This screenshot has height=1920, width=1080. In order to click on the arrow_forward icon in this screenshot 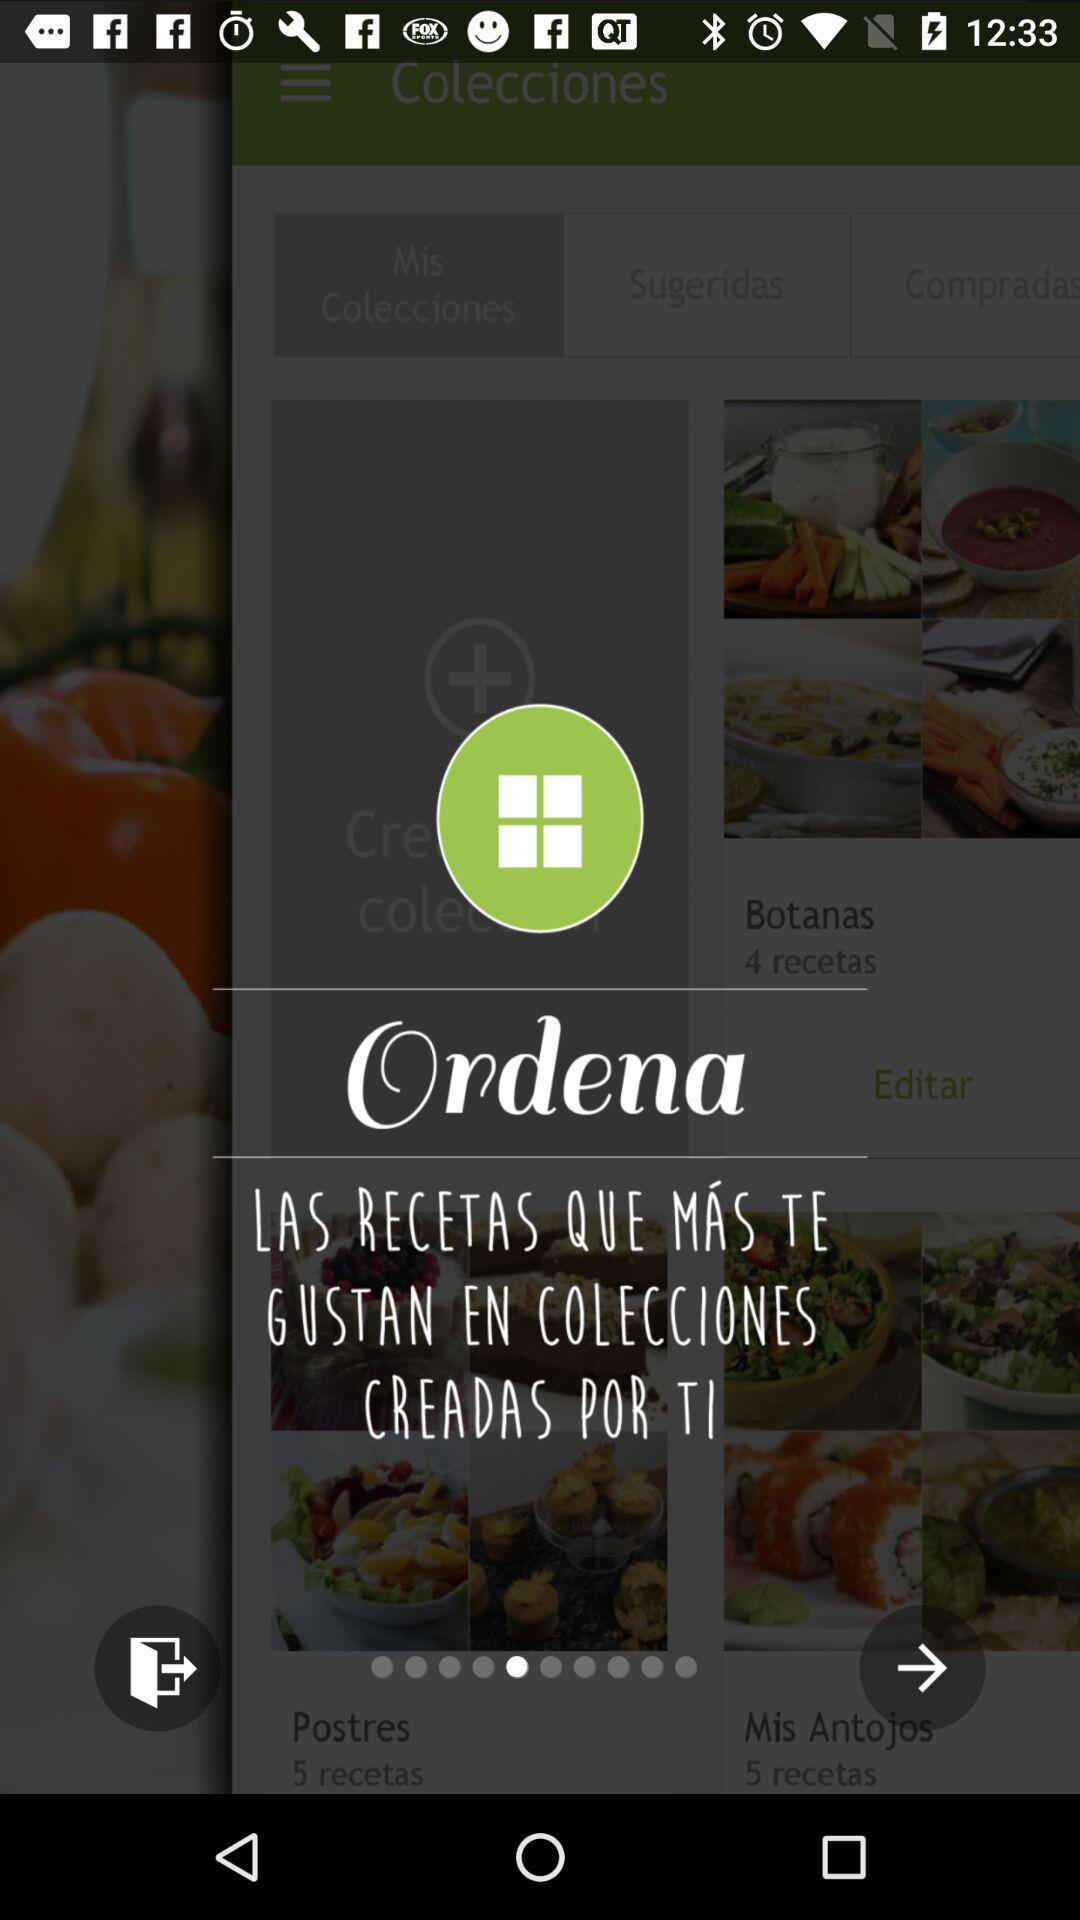, I will do `click(922, 1667)`.